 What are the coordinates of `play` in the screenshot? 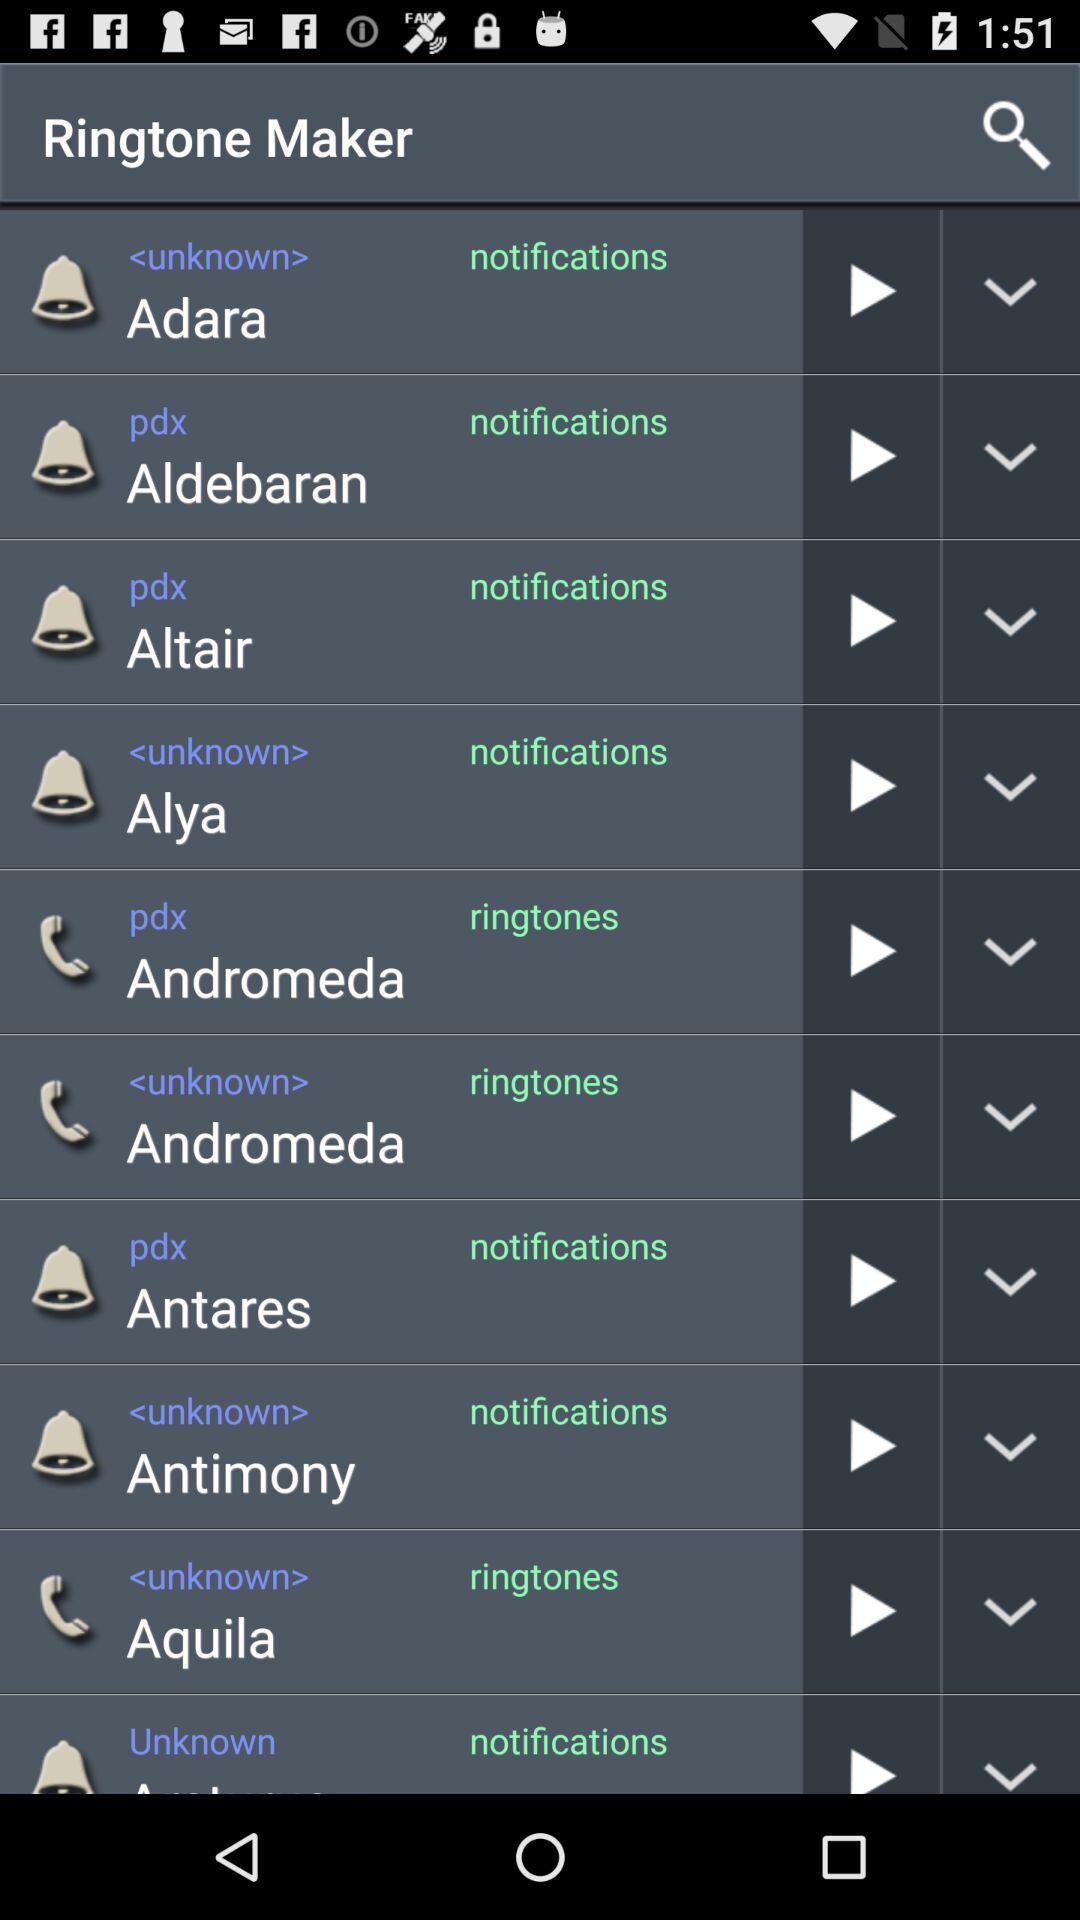 It's located at (870, 1446).